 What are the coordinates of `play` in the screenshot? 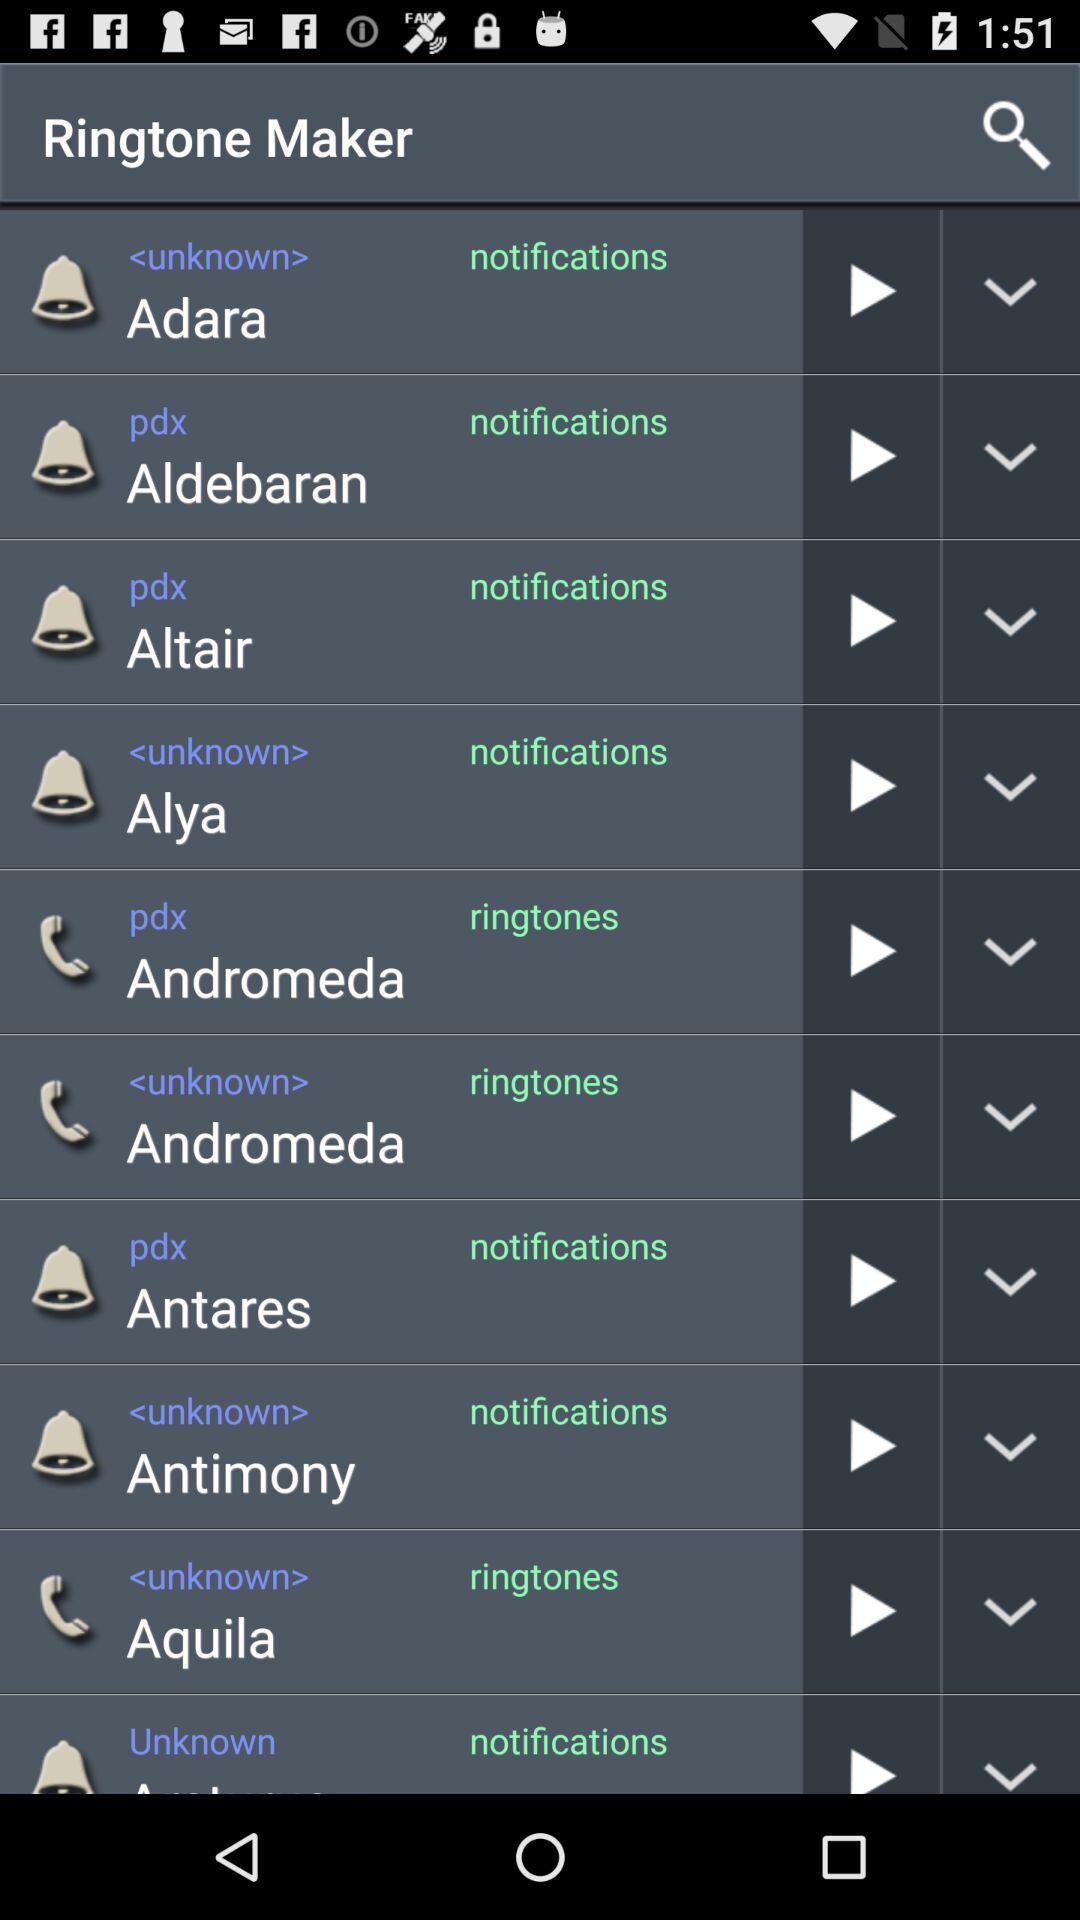 It's located at (870, 1446).